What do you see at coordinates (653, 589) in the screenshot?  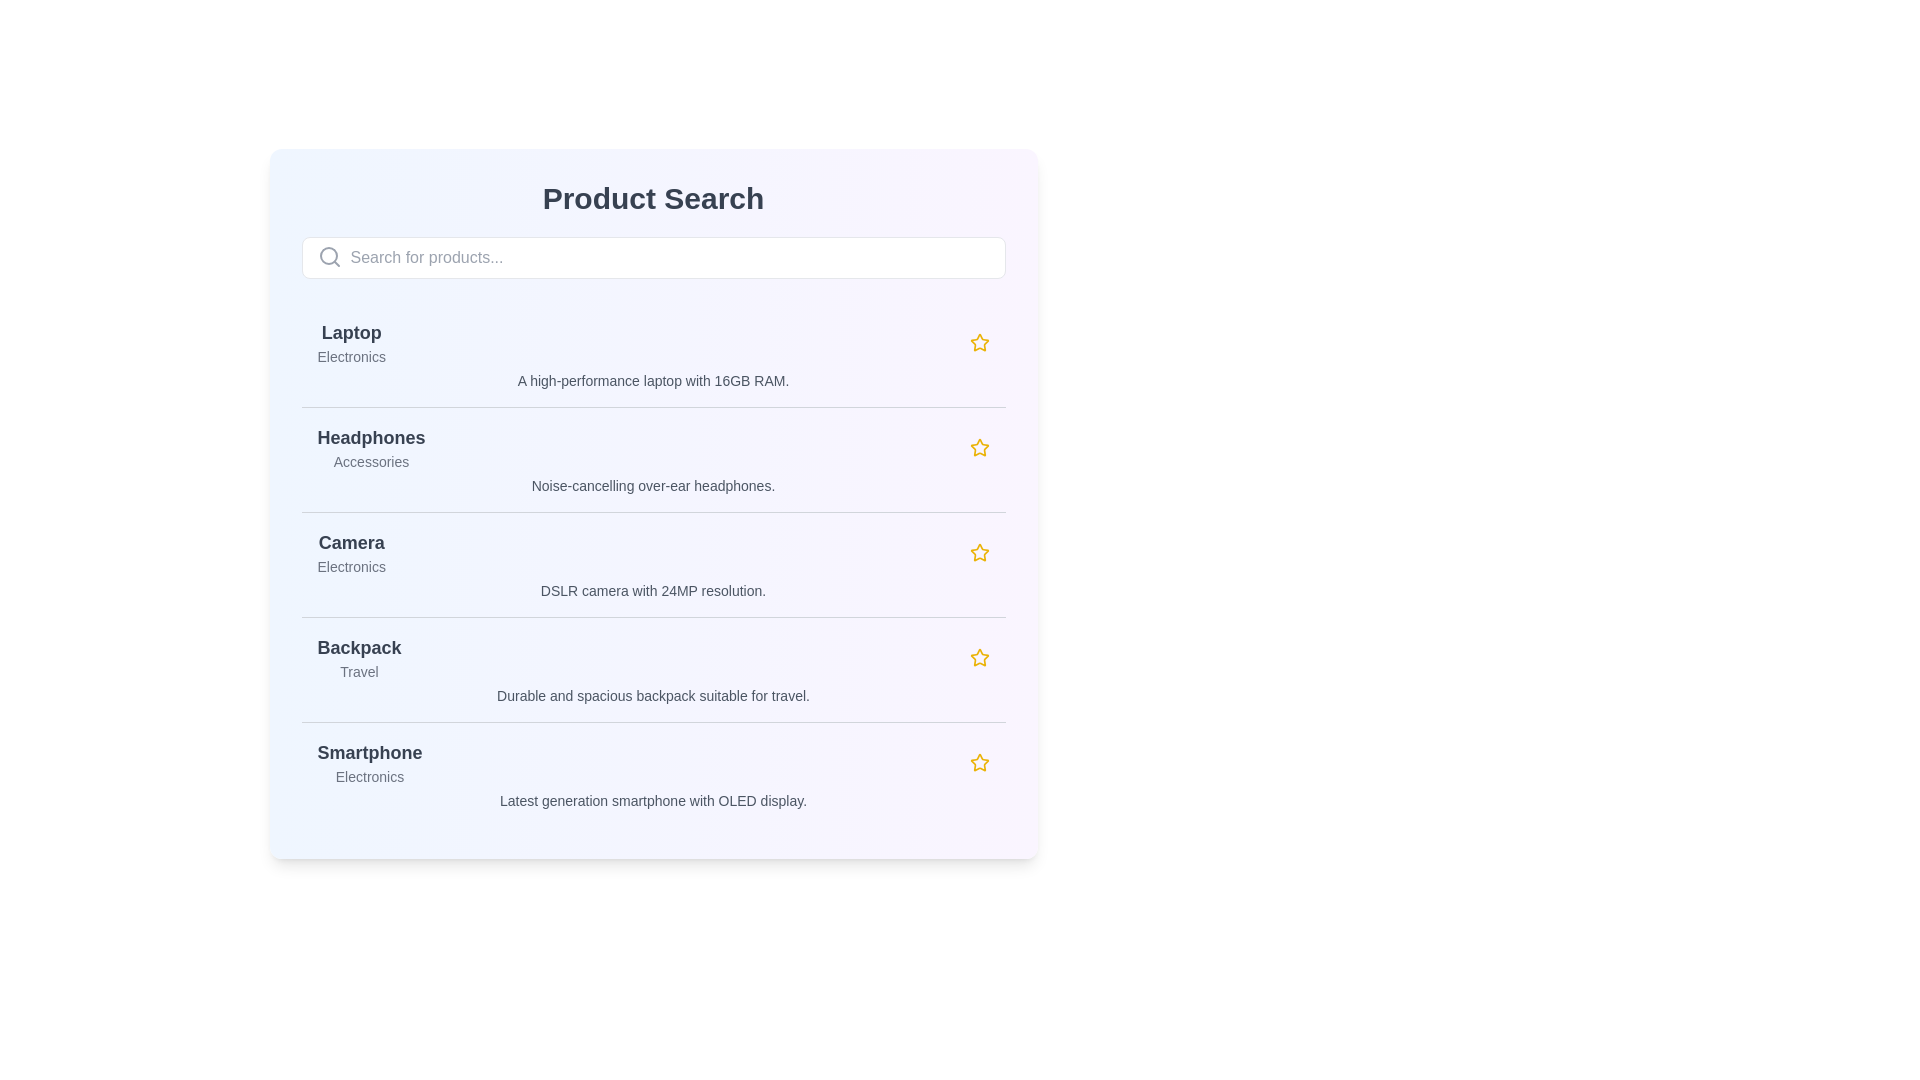 I see `the small text block displaying 'DSLR camera with 24MP resolution.' located under the 'Camera' title in the third section of a vertical list` at bounding box center [653, 589].